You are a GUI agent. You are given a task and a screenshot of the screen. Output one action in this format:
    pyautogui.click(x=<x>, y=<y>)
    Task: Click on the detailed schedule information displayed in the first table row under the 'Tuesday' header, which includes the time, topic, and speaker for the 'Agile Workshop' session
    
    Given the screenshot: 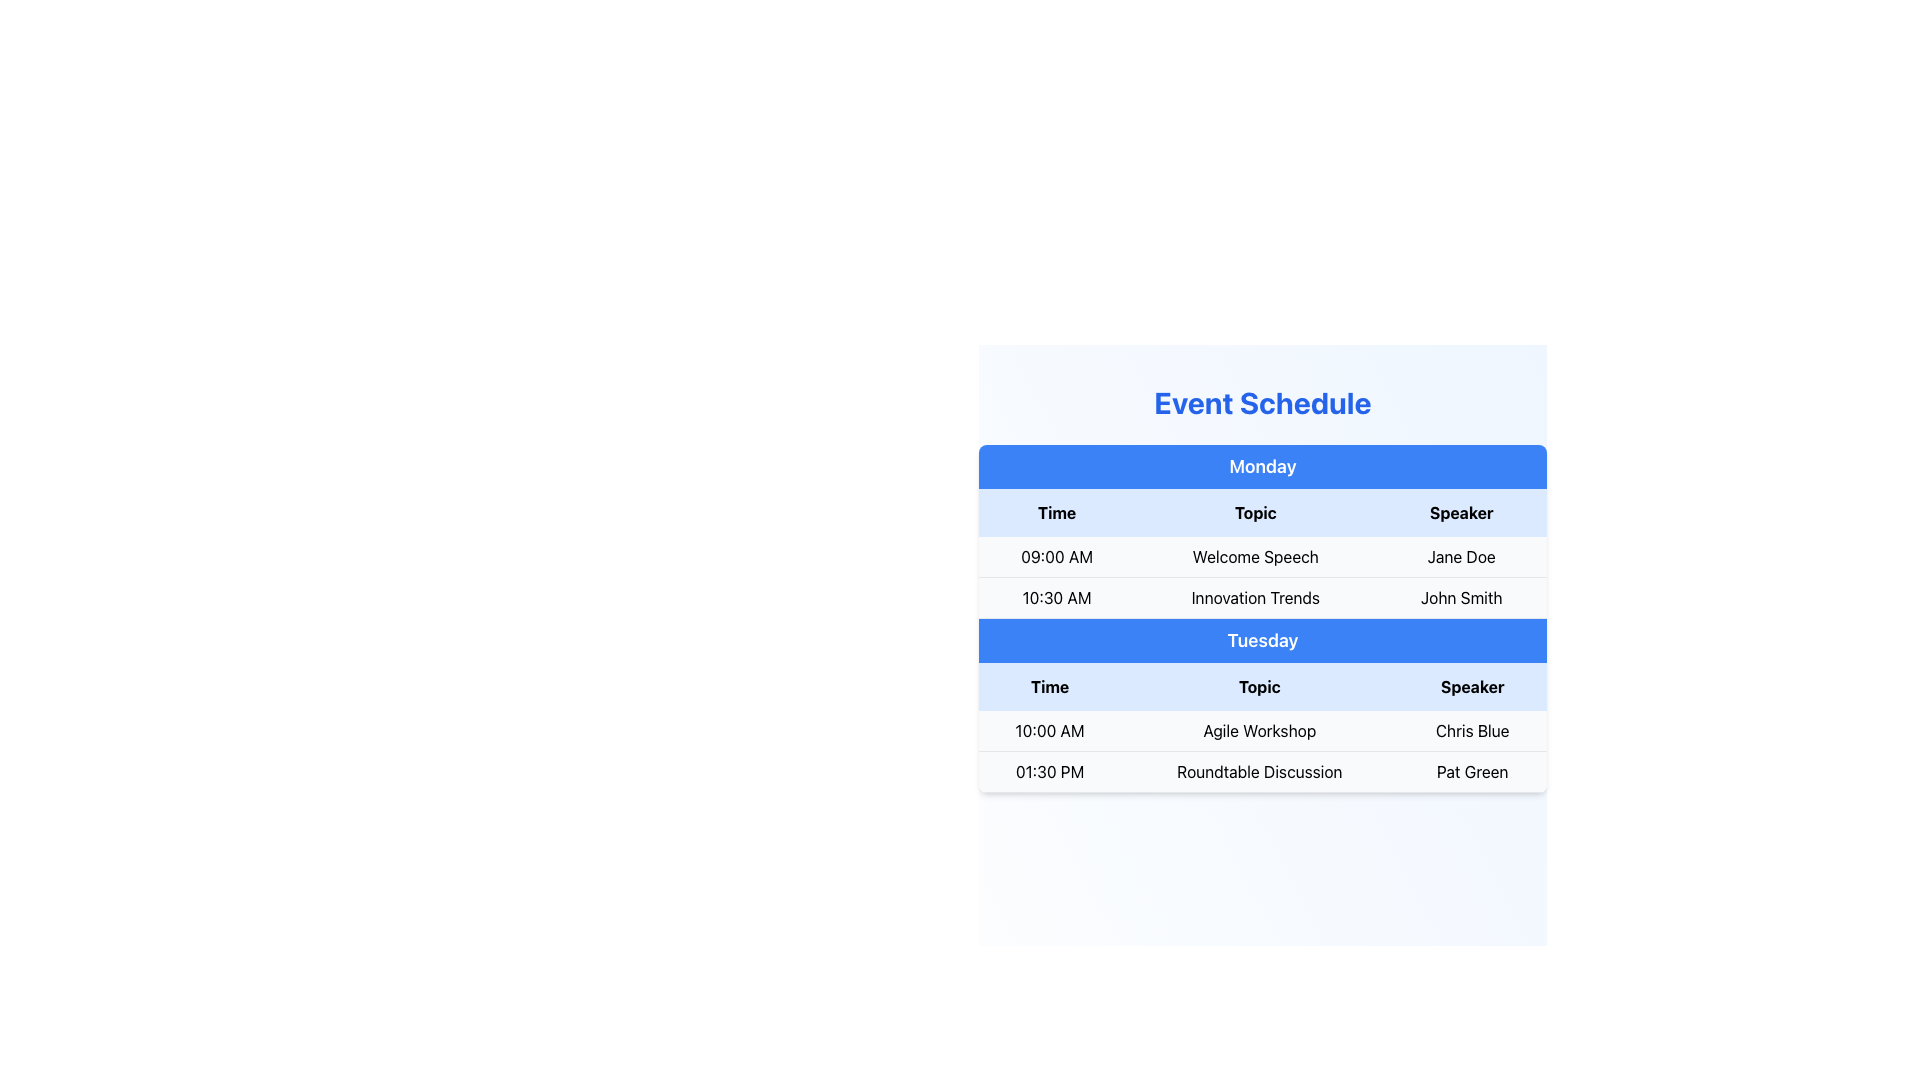 What is the action you would take?
    pyautogui.click(x=1261, y=731)
    